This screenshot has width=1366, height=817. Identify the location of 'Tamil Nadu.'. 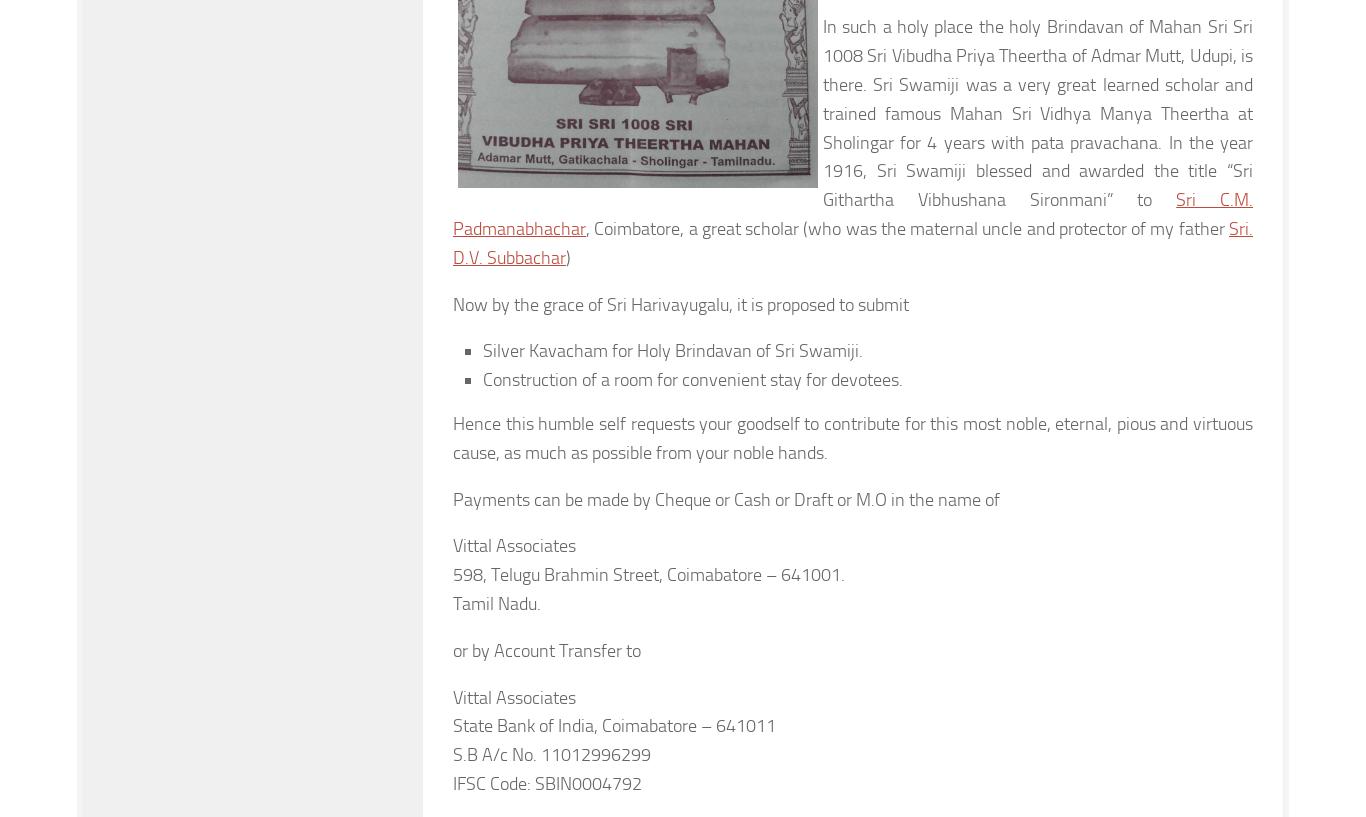
(496, 603).